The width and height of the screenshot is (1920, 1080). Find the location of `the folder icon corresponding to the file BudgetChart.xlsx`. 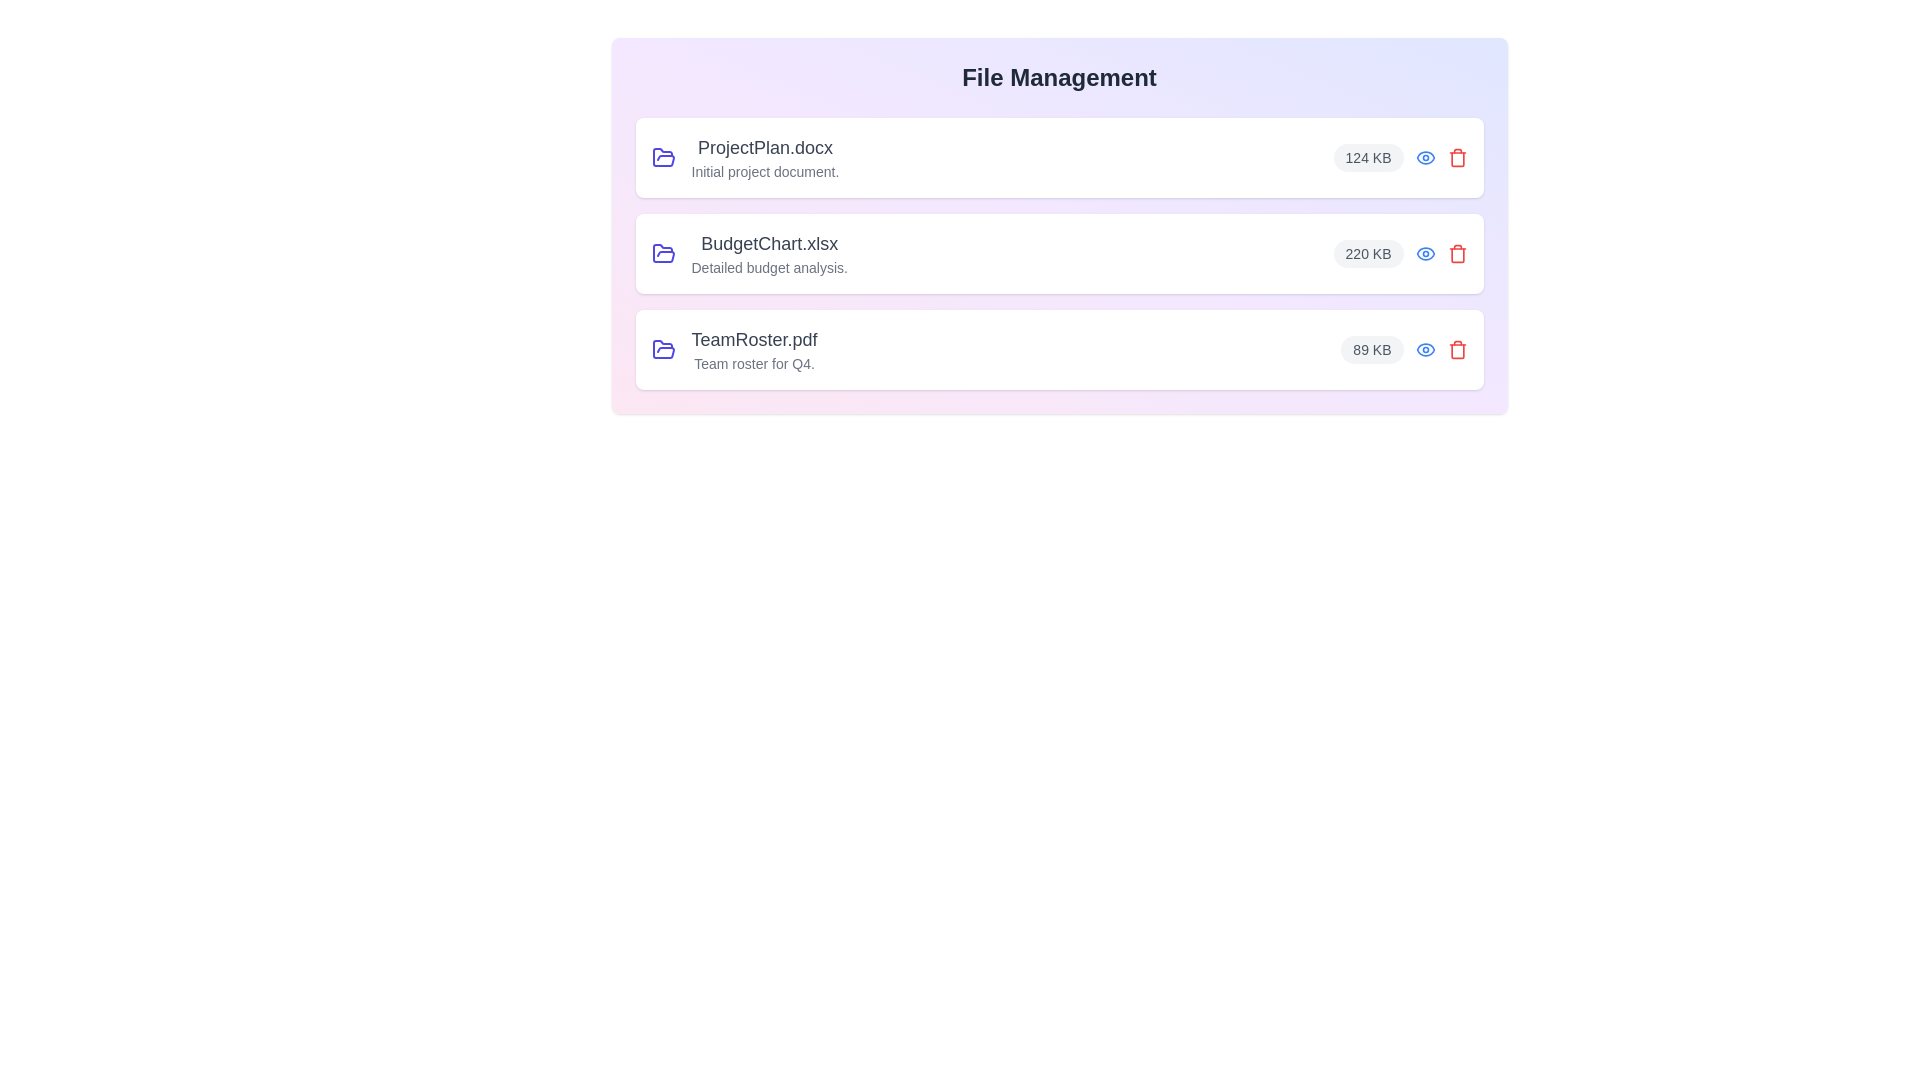

the folder icon corresponding to the file BudgetChart.xlsx is located at coordinates (663, 253).